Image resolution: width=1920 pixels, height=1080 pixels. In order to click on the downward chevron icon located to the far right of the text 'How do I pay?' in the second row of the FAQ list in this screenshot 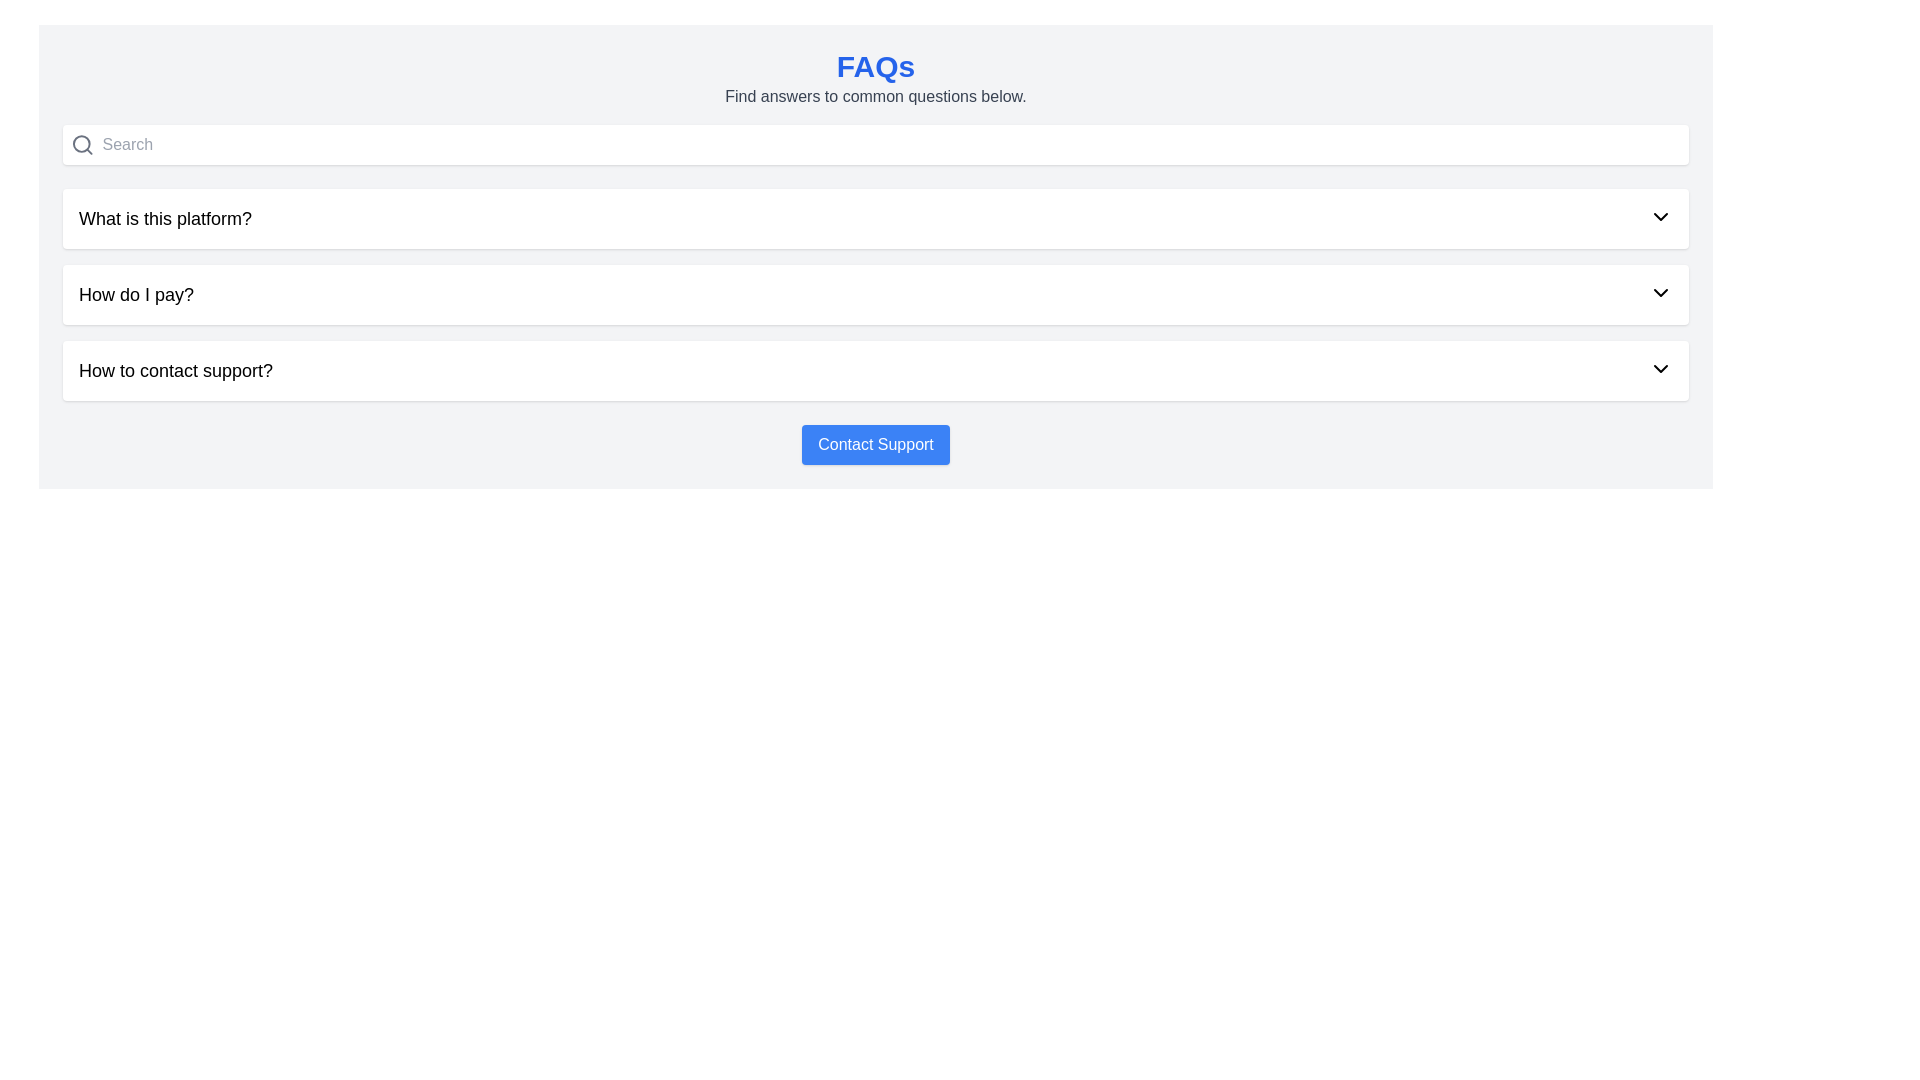, I will do `click(1660, 293)`.